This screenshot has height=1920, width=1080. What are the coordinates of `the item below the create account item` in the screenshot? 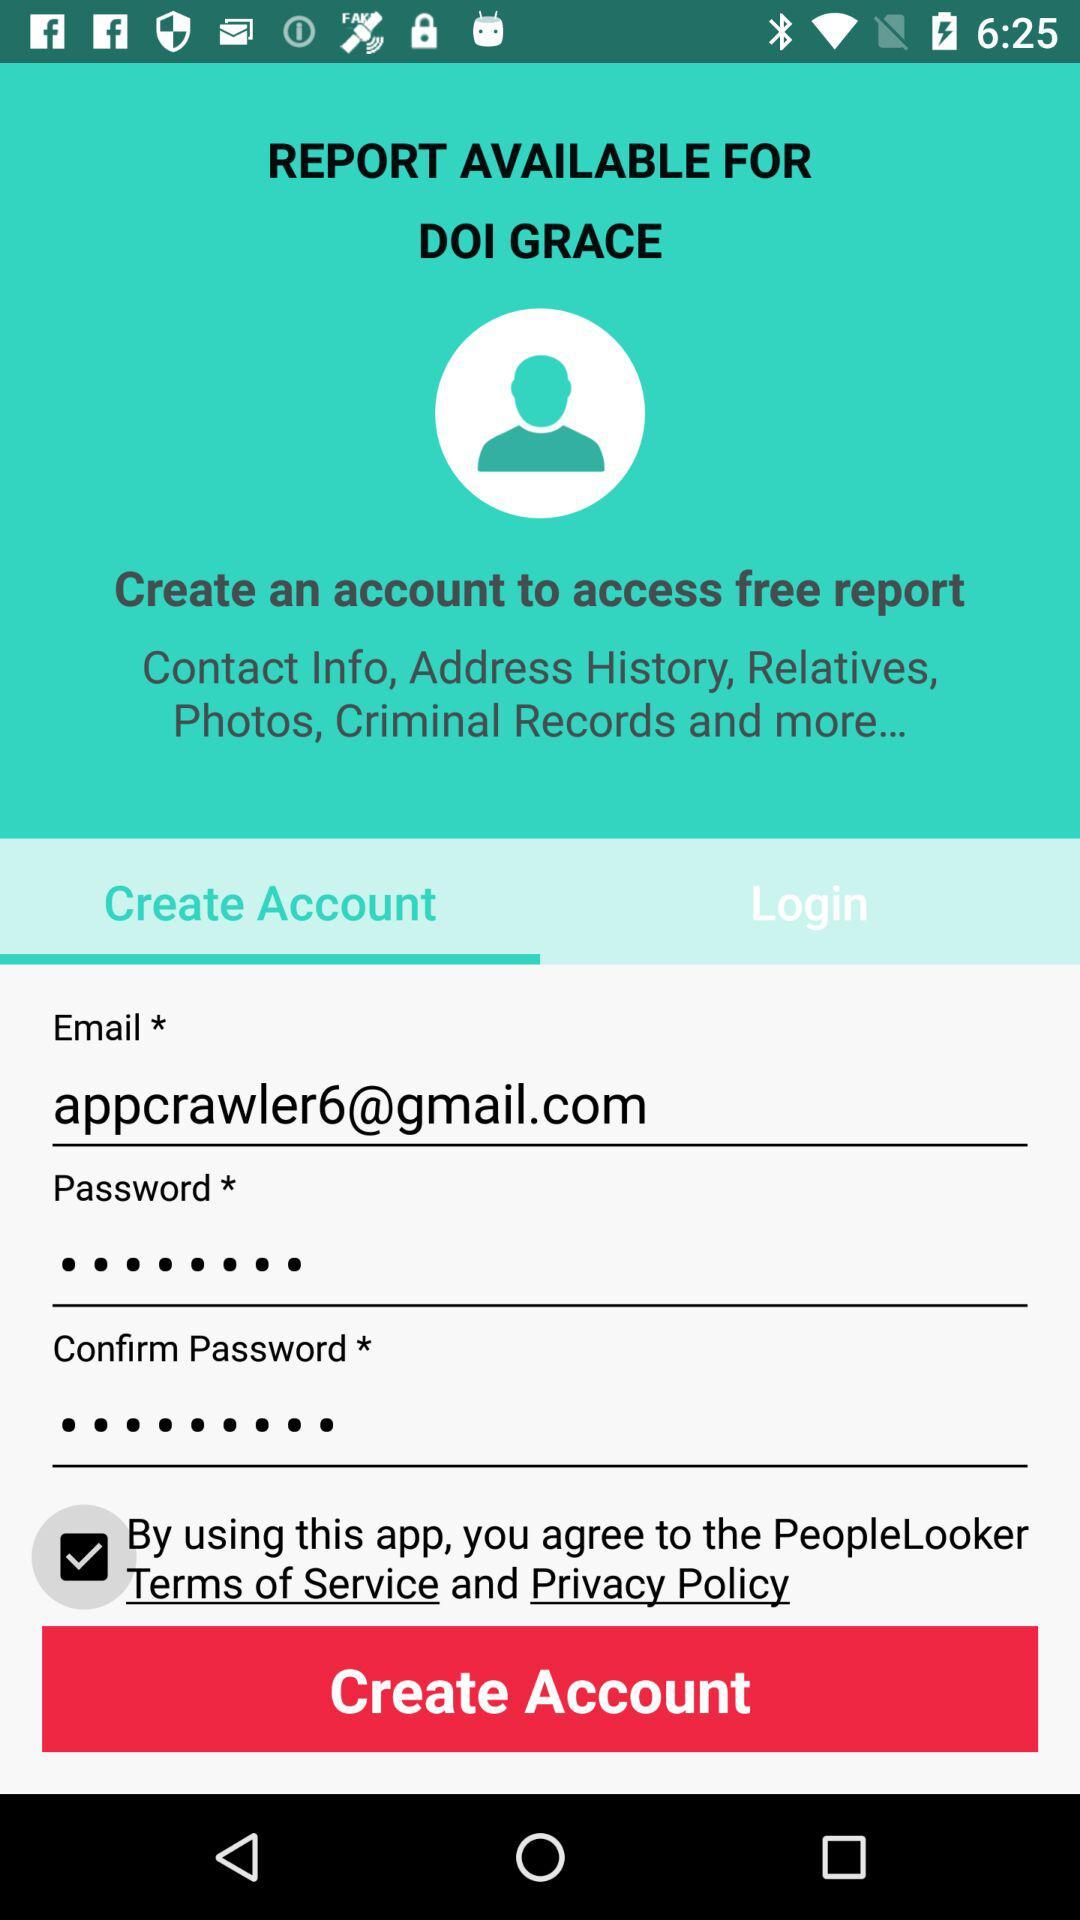 It's located at (540, 1102).